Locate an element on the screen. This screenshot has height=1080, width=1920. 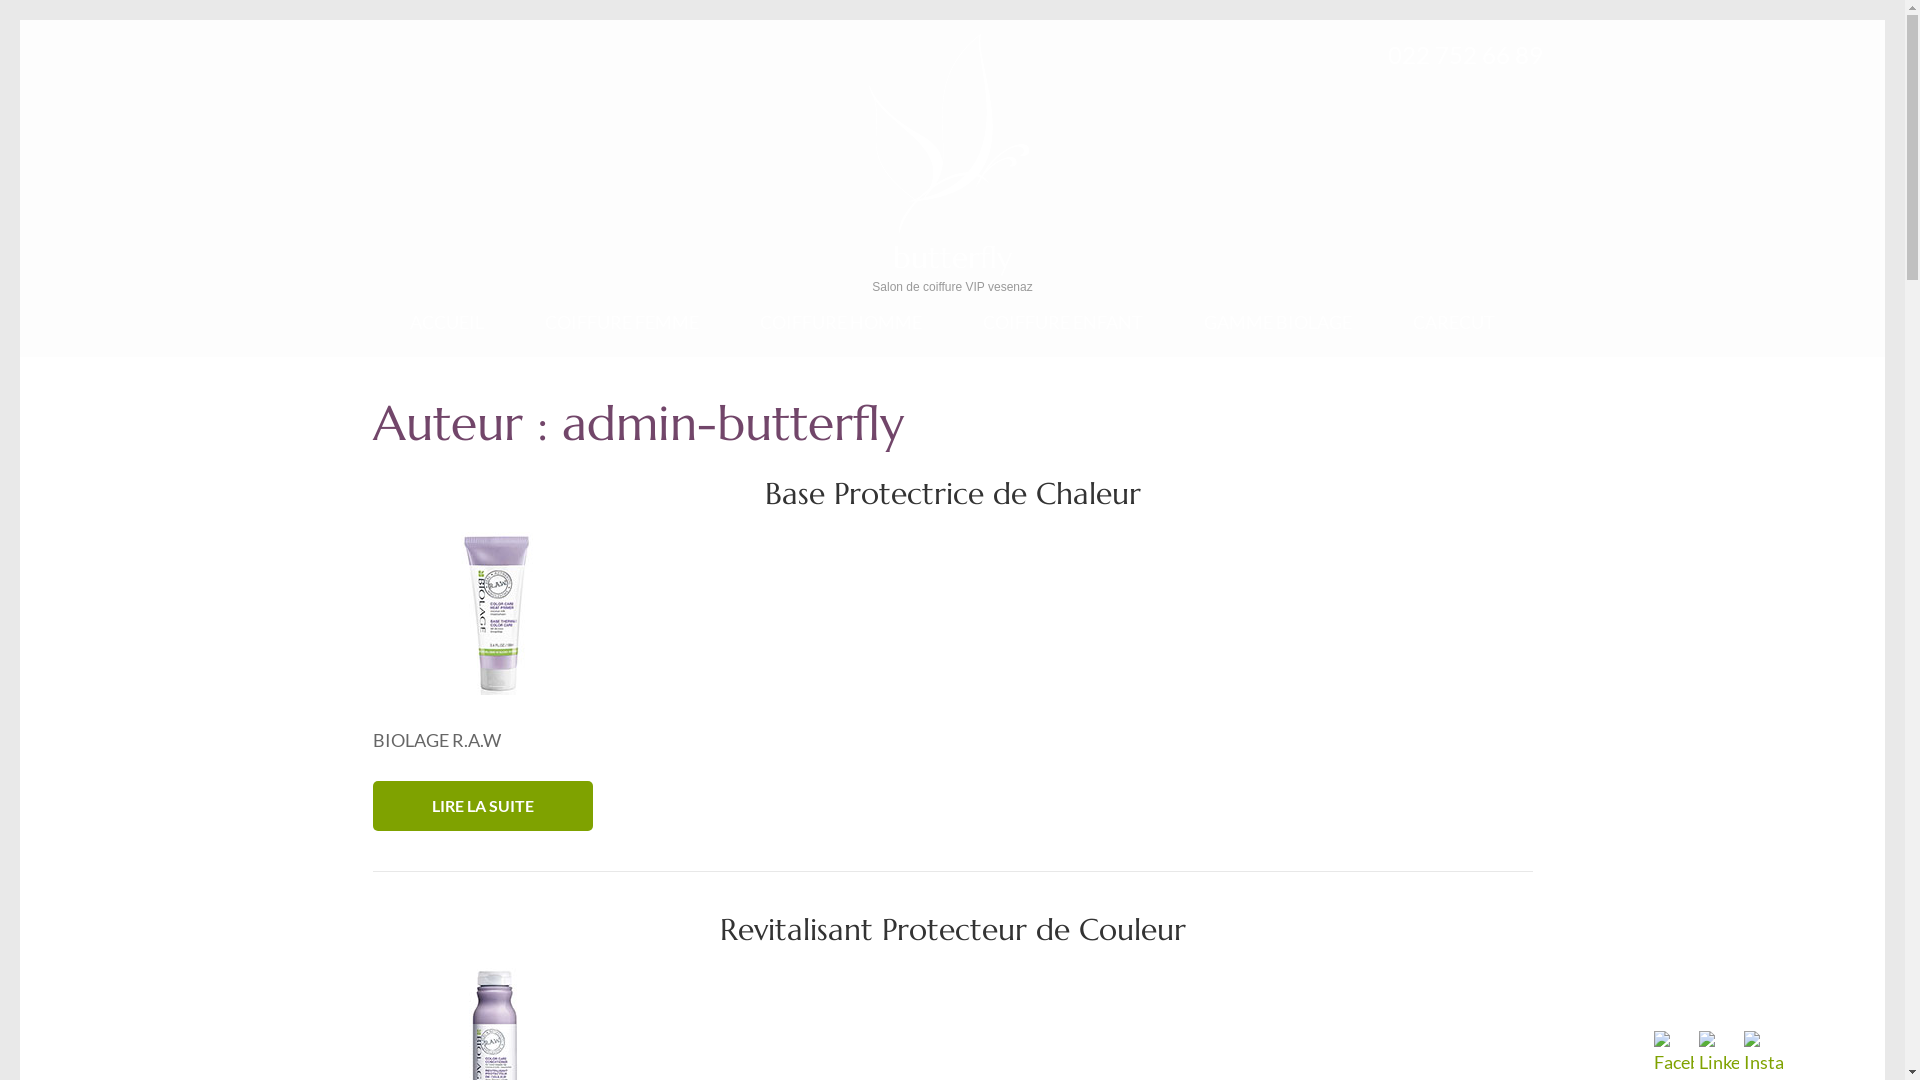
'COIFFURE HOMME' is located at coordinates (840, 333).